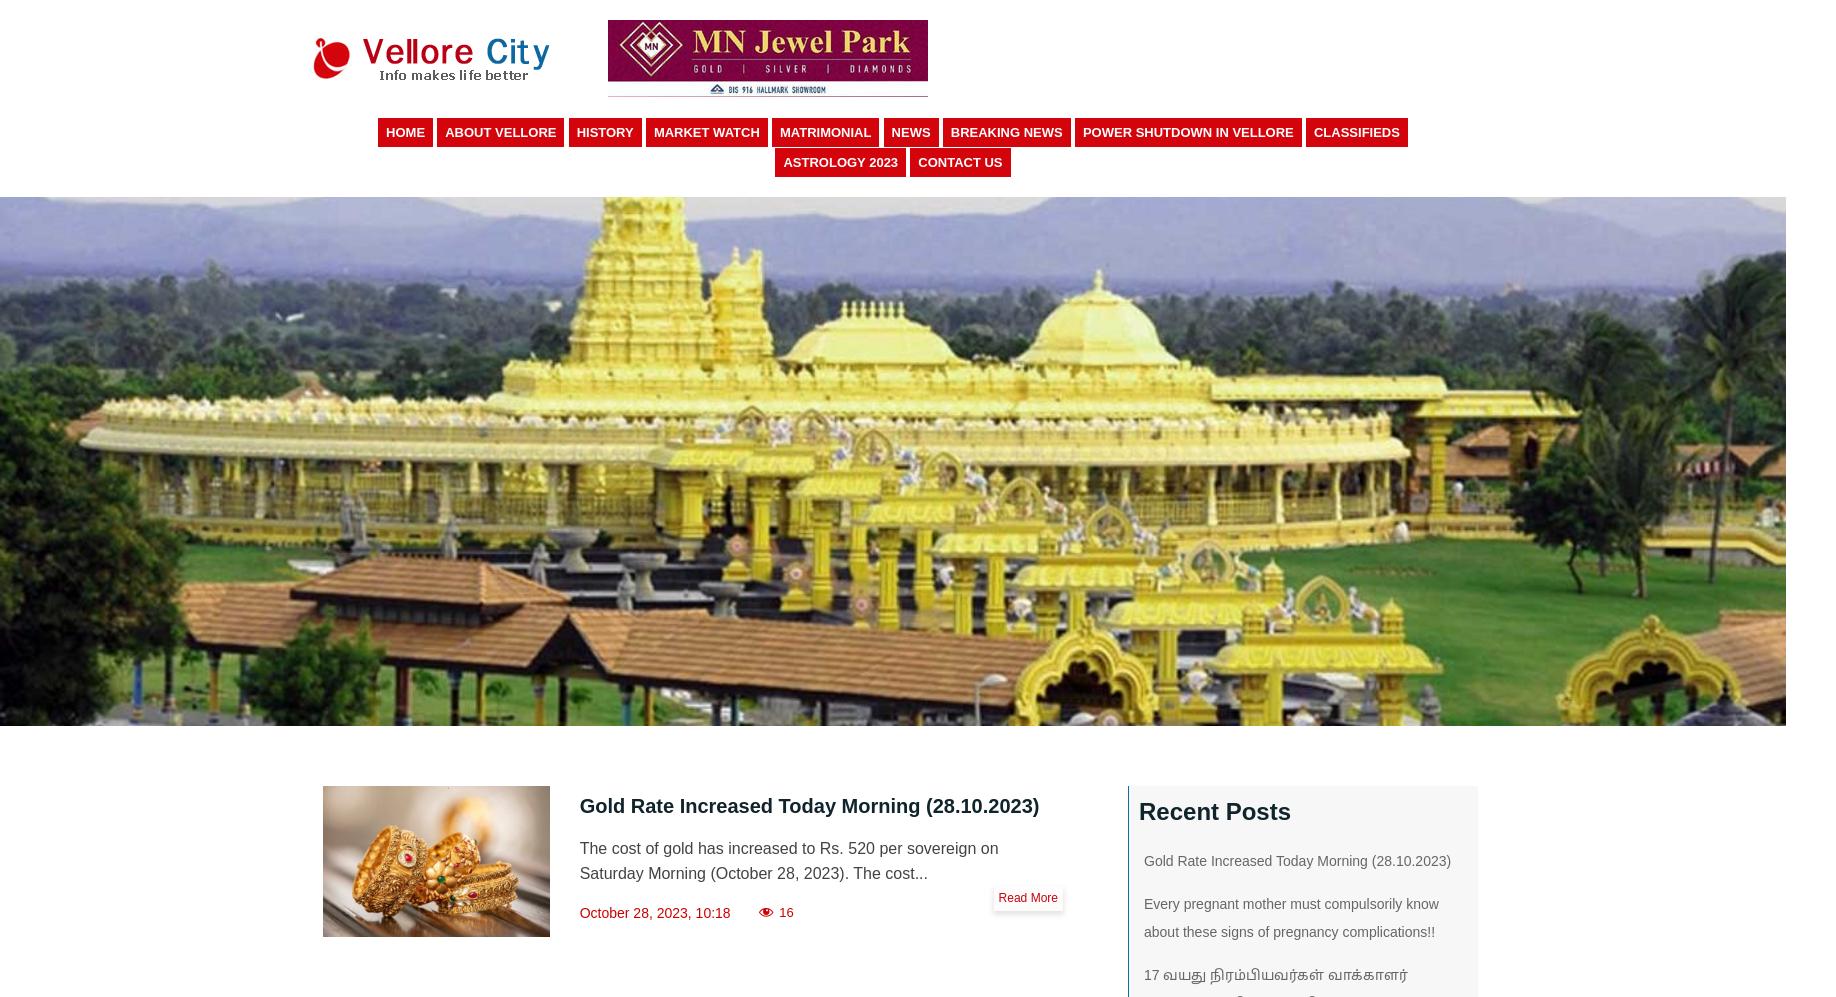  Describe the element at coordinates (785, 912) in the screenshot. I see `'16'` at that location.